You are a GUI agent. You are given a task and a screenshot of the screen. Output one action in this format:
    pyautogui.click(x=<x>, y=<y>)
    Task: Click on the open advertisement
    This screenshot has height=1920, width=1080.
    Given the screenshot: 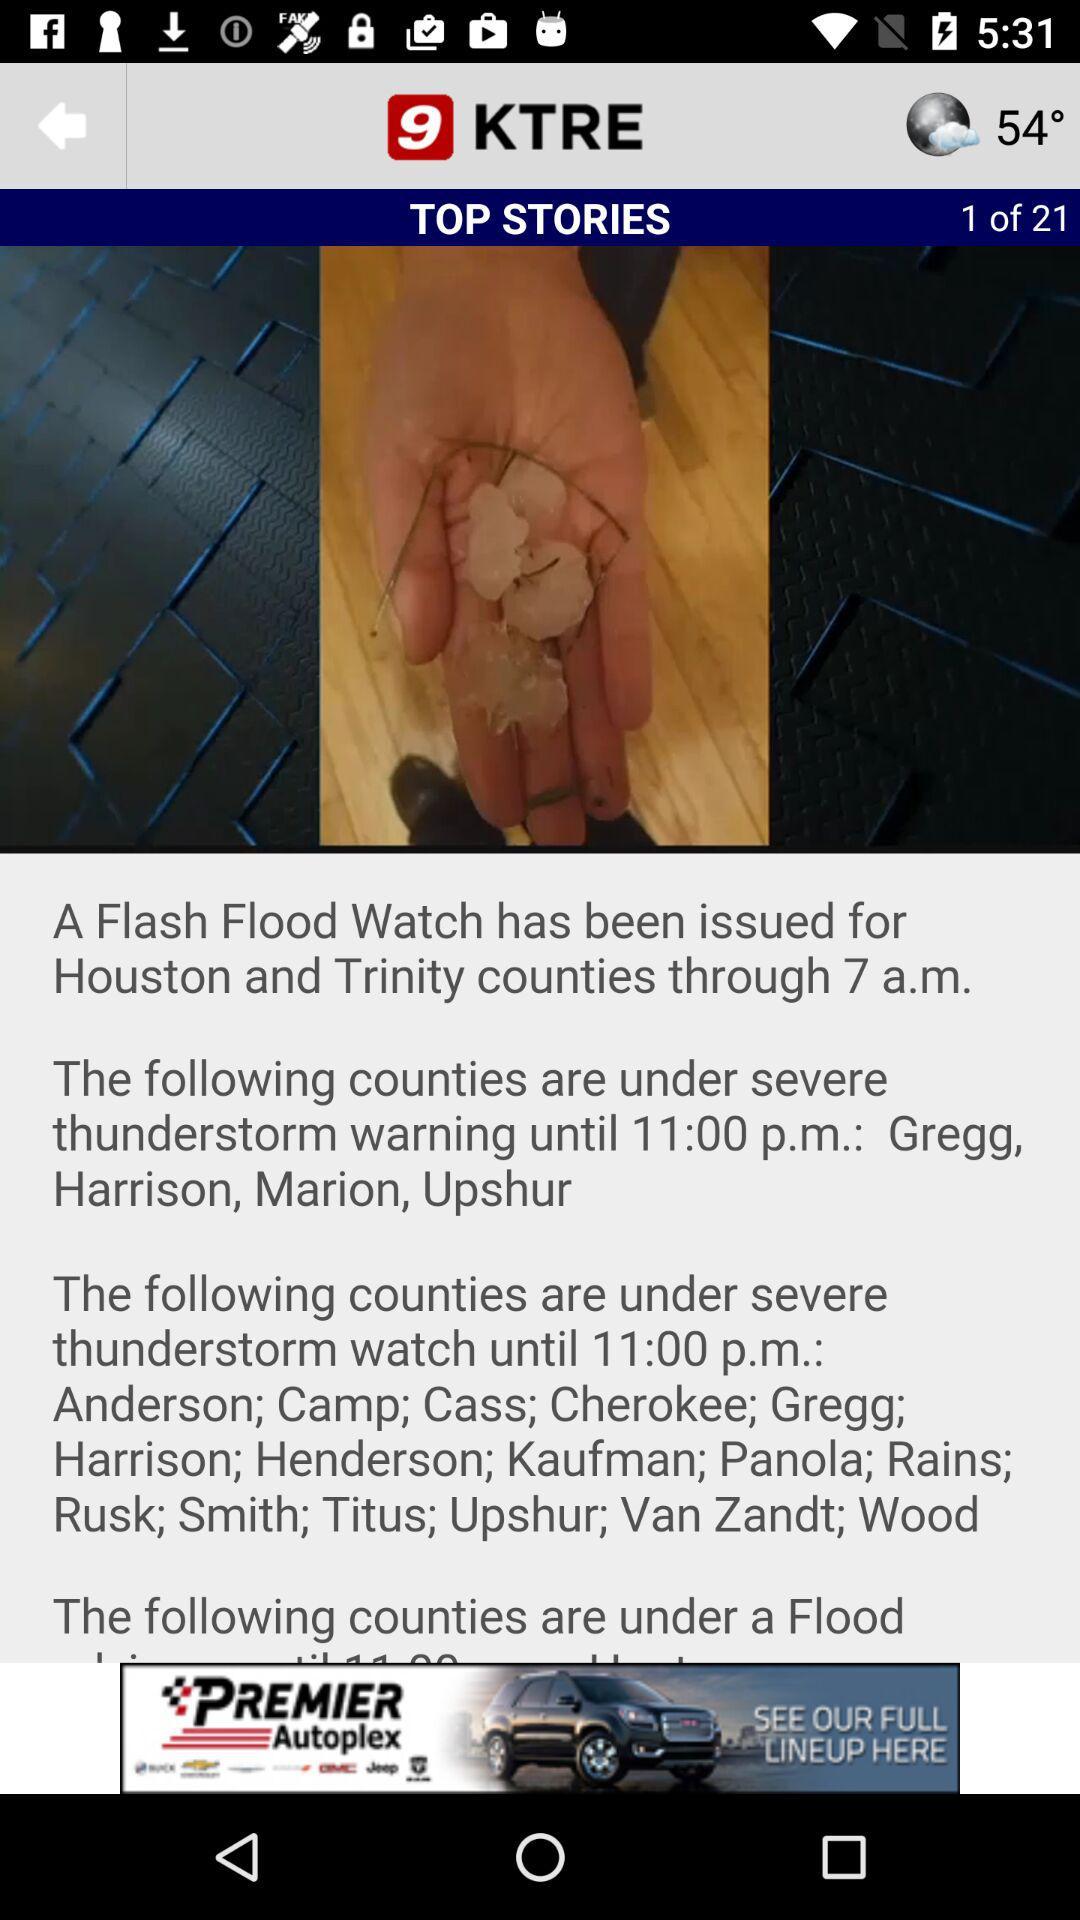 What is the action you would take?
    pyautogui.click(x=540, y=1727)
    